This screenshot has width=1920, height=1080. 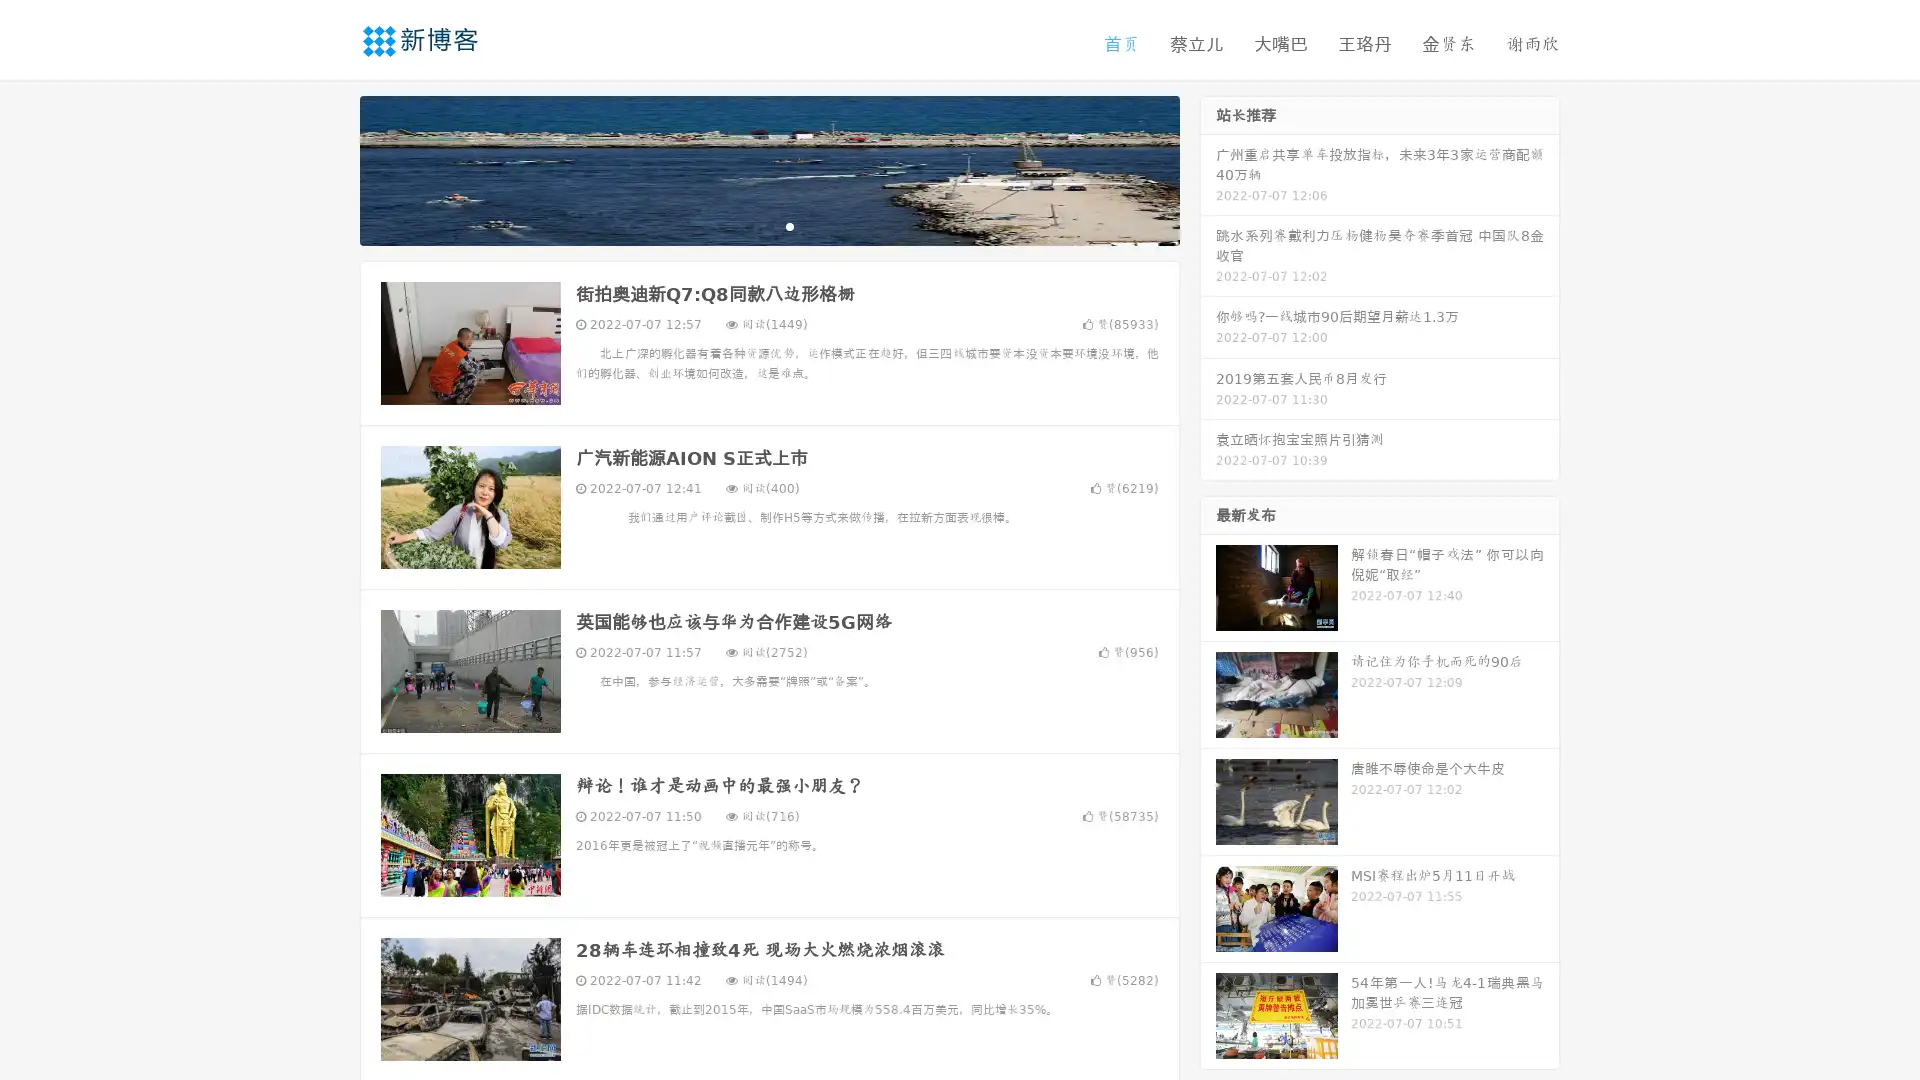 What do you see at coordinates (1208, 168) in the screenshot?
I see `Next slide` at bounding box center [1208, 168].